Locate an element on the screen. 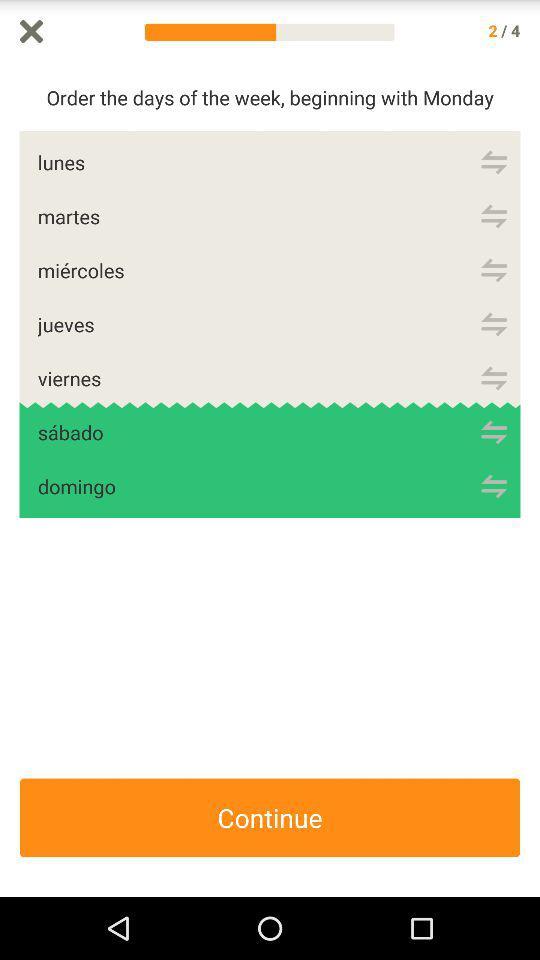  adjust order is located at coordinates (493, 485).